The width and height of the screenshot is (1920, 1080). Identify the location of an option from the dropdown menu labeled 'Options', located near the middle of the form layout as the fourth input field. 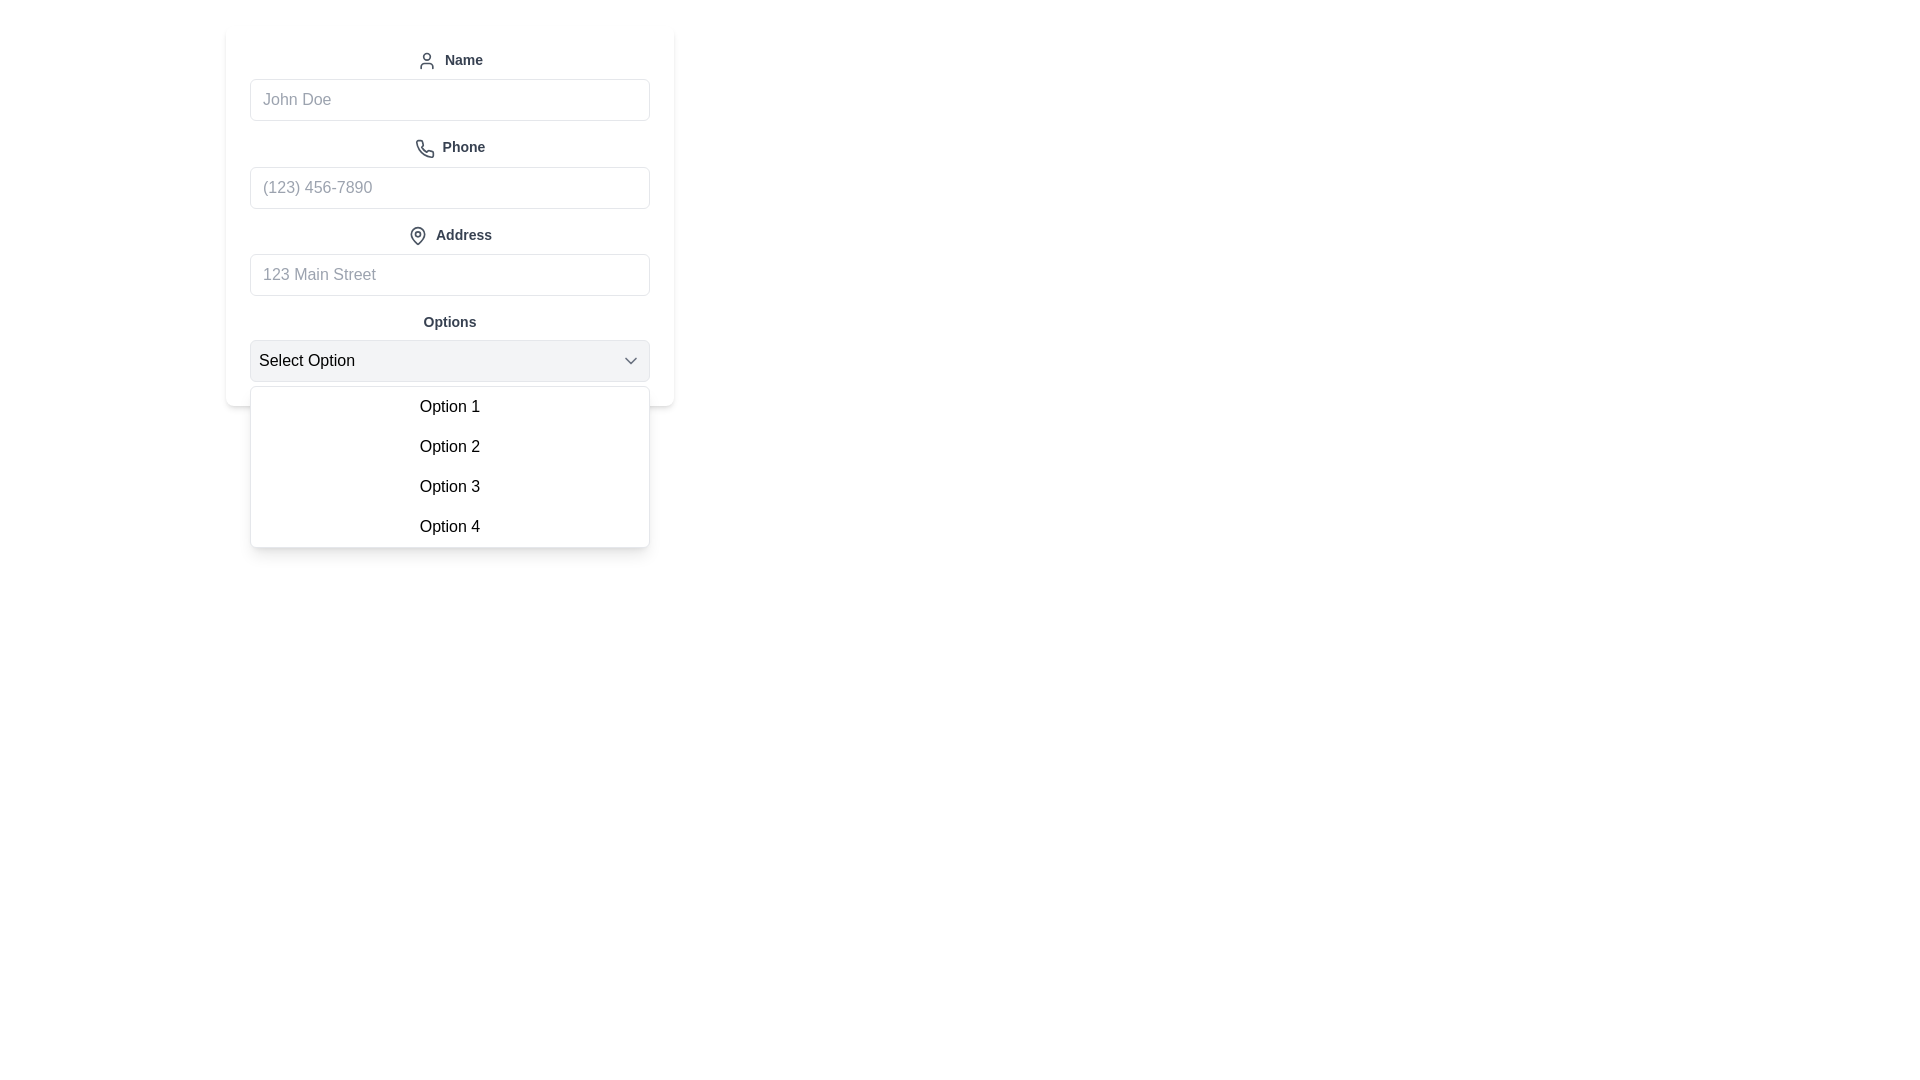
(449, 345).